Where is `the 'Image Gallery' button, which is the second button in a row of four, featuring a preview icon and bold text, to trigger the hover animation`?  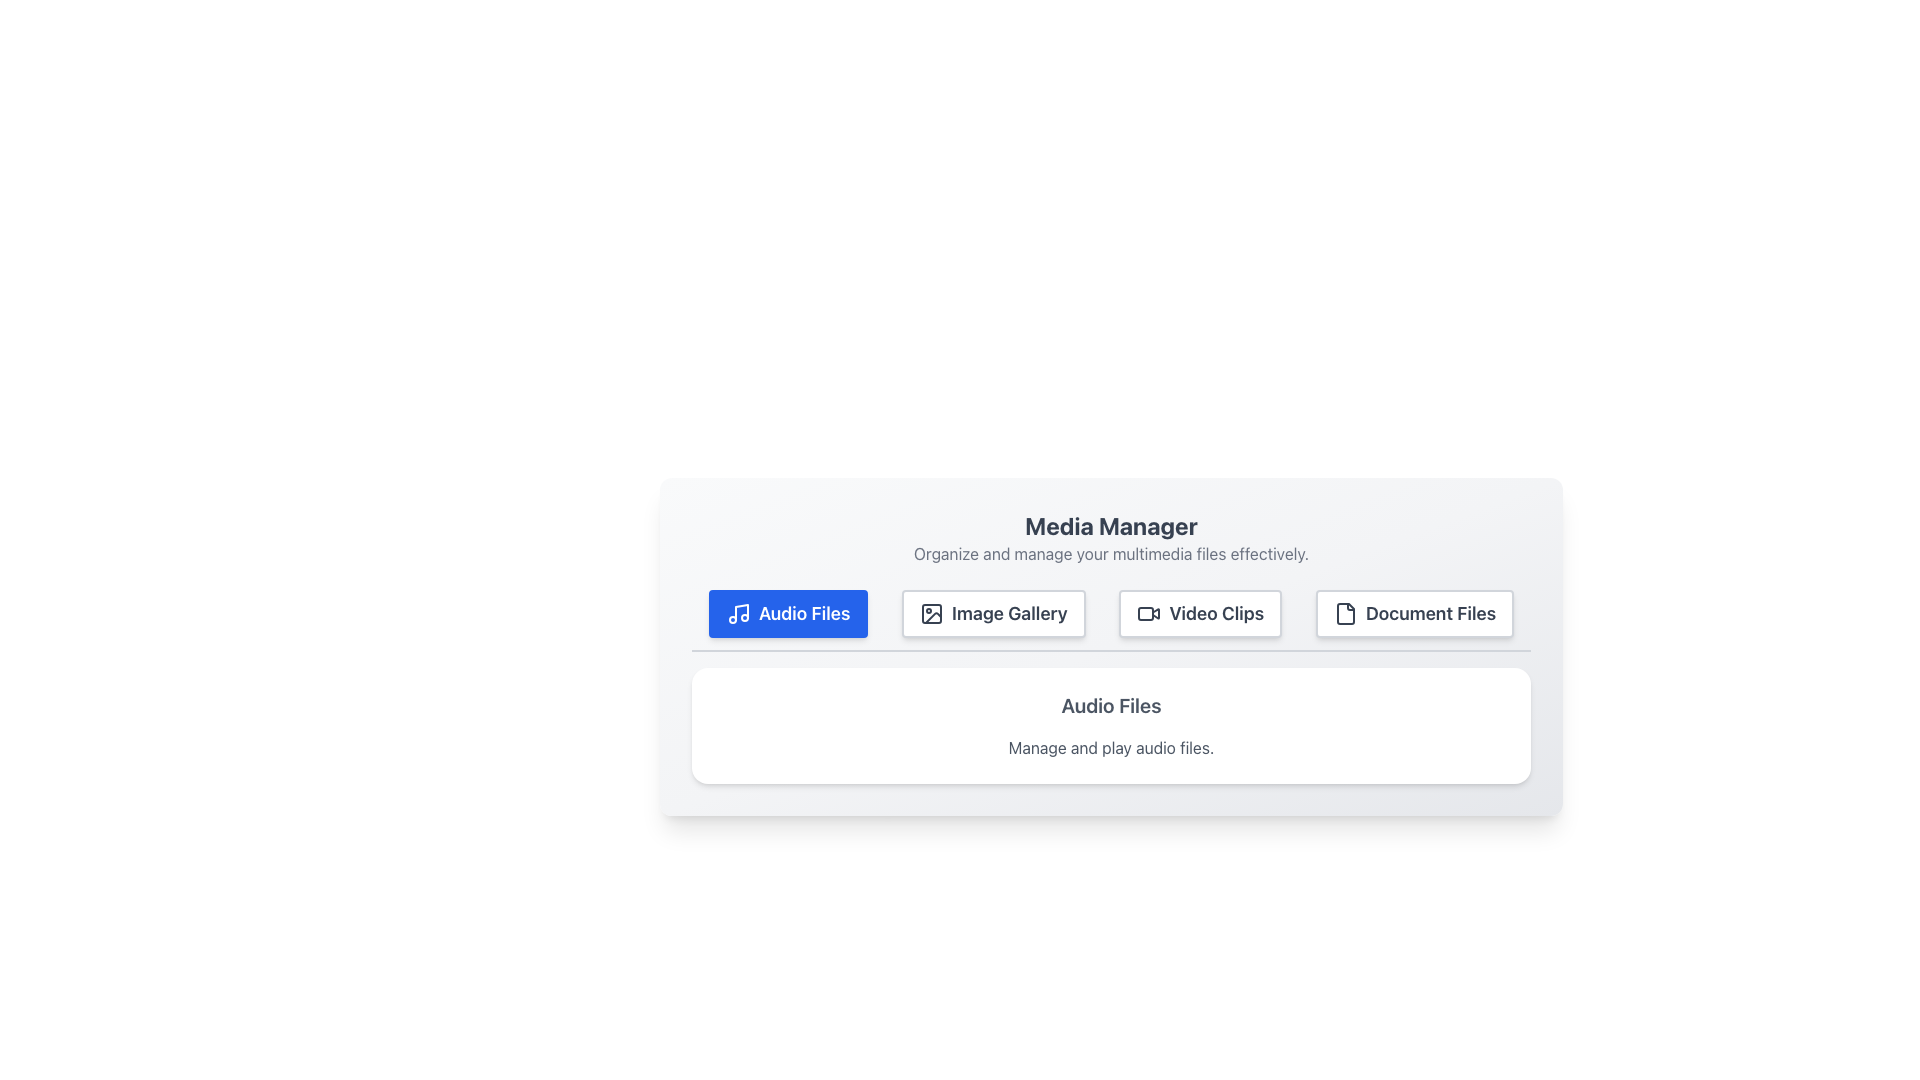
the 'Image Gallery' button, which is the second button in a row of four, featuring a preview icon and bold text, to trigger the hover animation is located at coordinates (993, 612).